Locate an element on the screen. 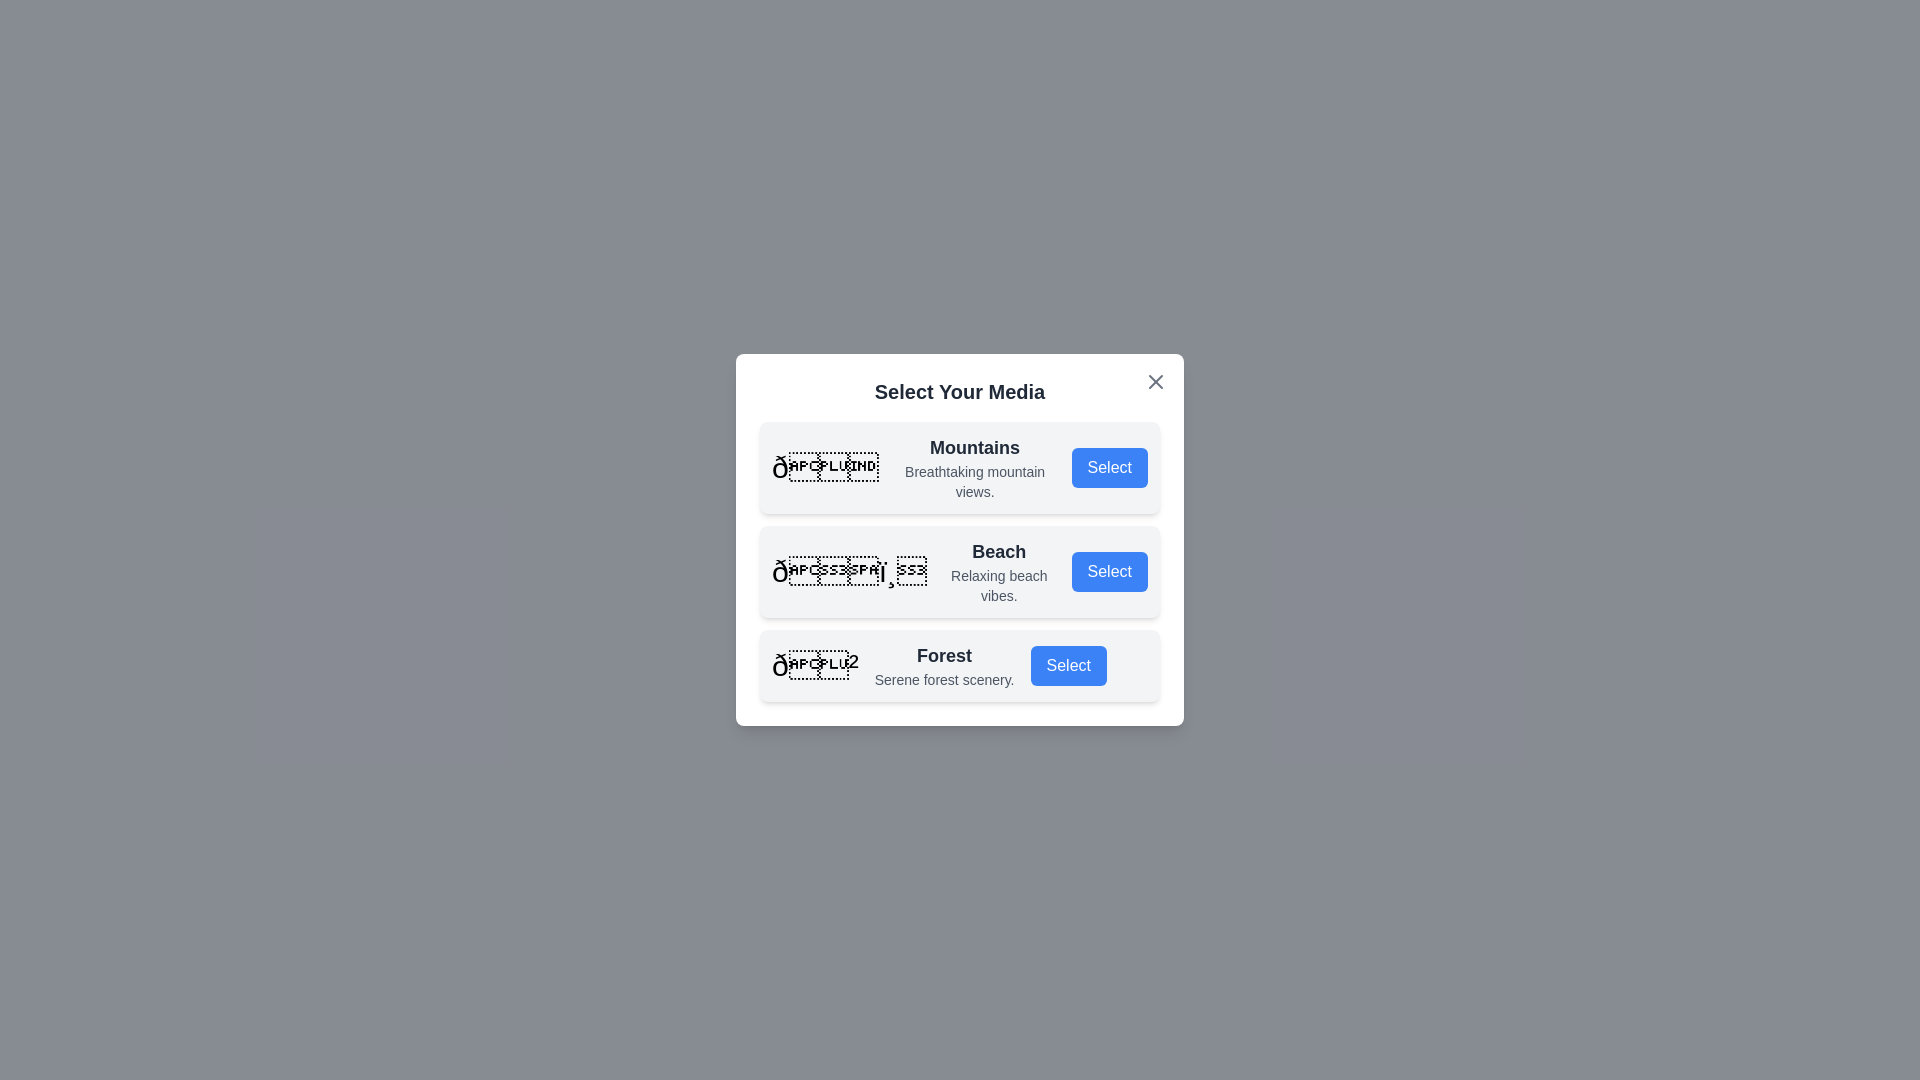  'Select' button for the specified media option Forest is located at coordinates (1067, 666).